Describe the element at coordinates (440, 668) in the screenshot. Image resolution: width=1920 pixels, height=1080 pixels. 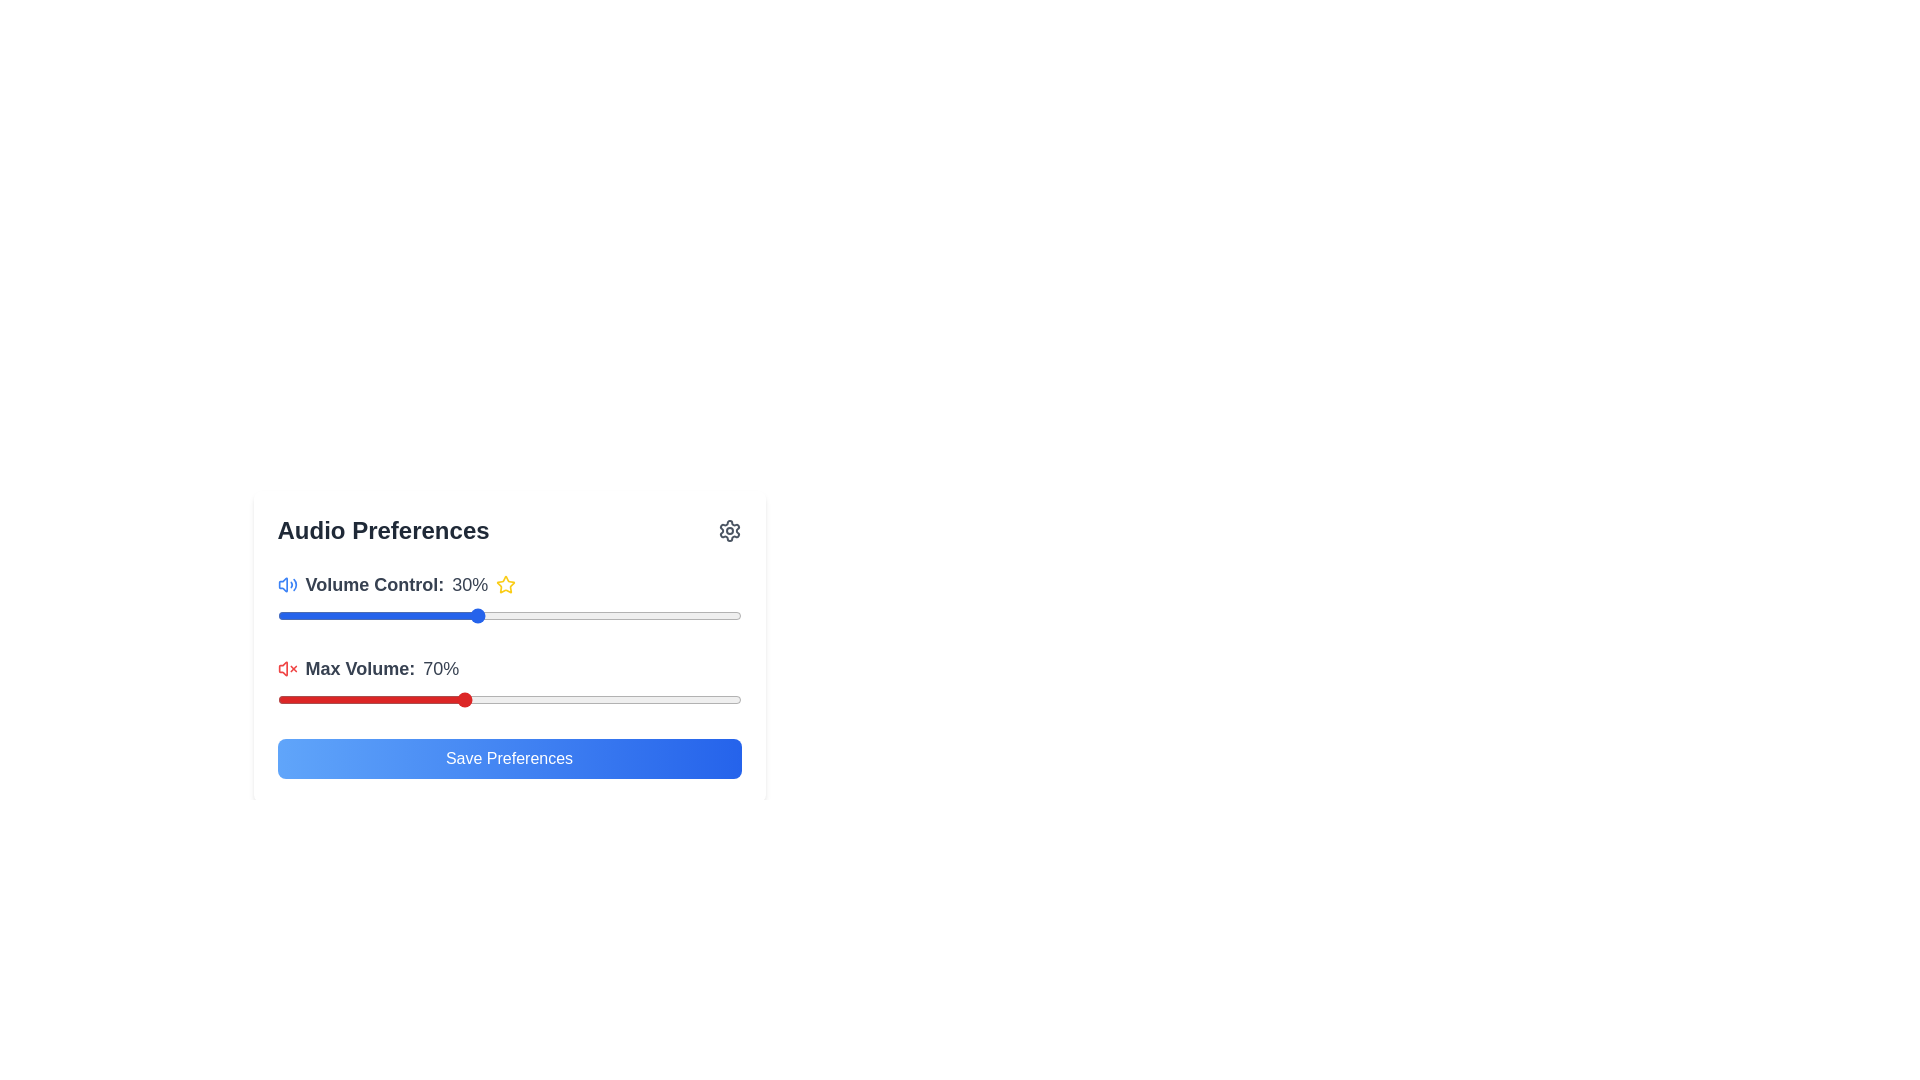
I see `the static text display showing the maximum volume setting, which indicates 70%, located to the right of the 'Max Volume' label and near the volume mute icon` at that location.